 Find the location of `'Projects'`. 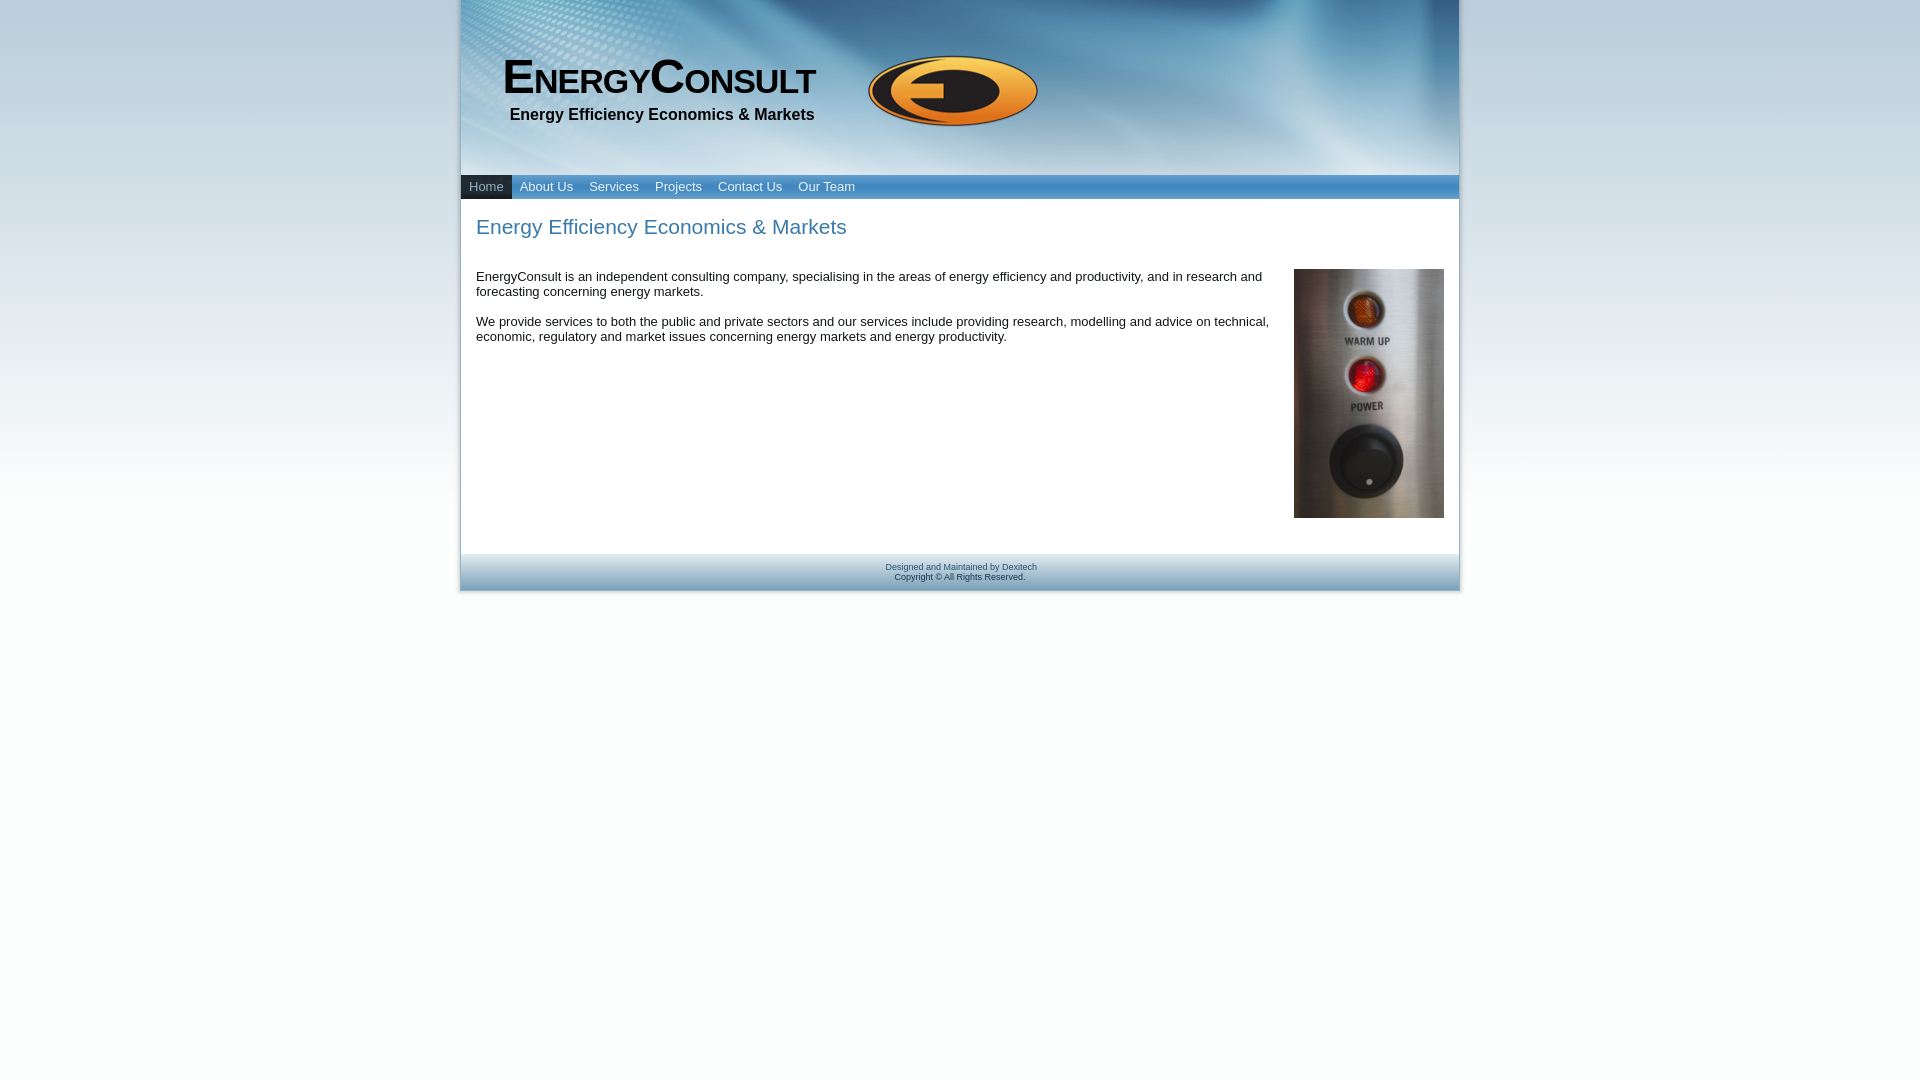

'Projects' is located at coordinates (678, 186).